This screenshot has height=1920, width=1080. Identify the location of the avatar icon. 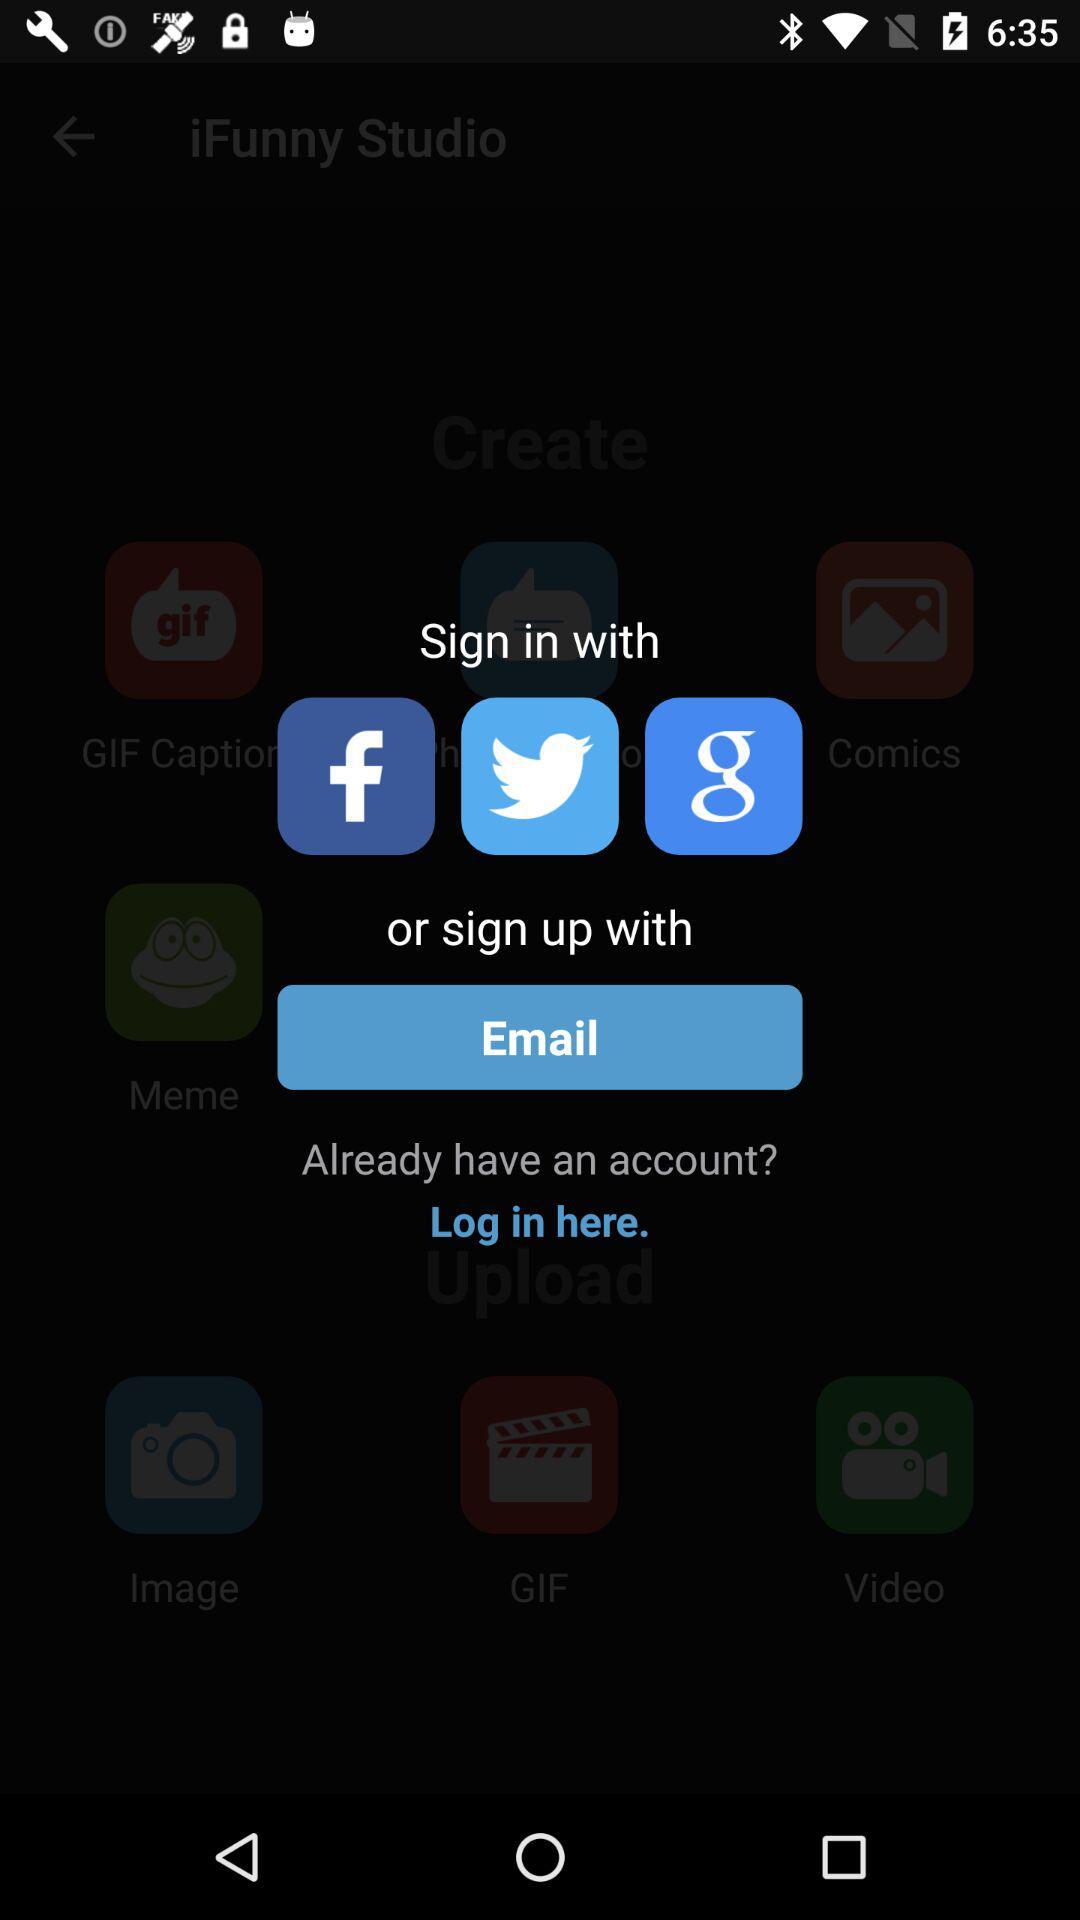
(723, 775).